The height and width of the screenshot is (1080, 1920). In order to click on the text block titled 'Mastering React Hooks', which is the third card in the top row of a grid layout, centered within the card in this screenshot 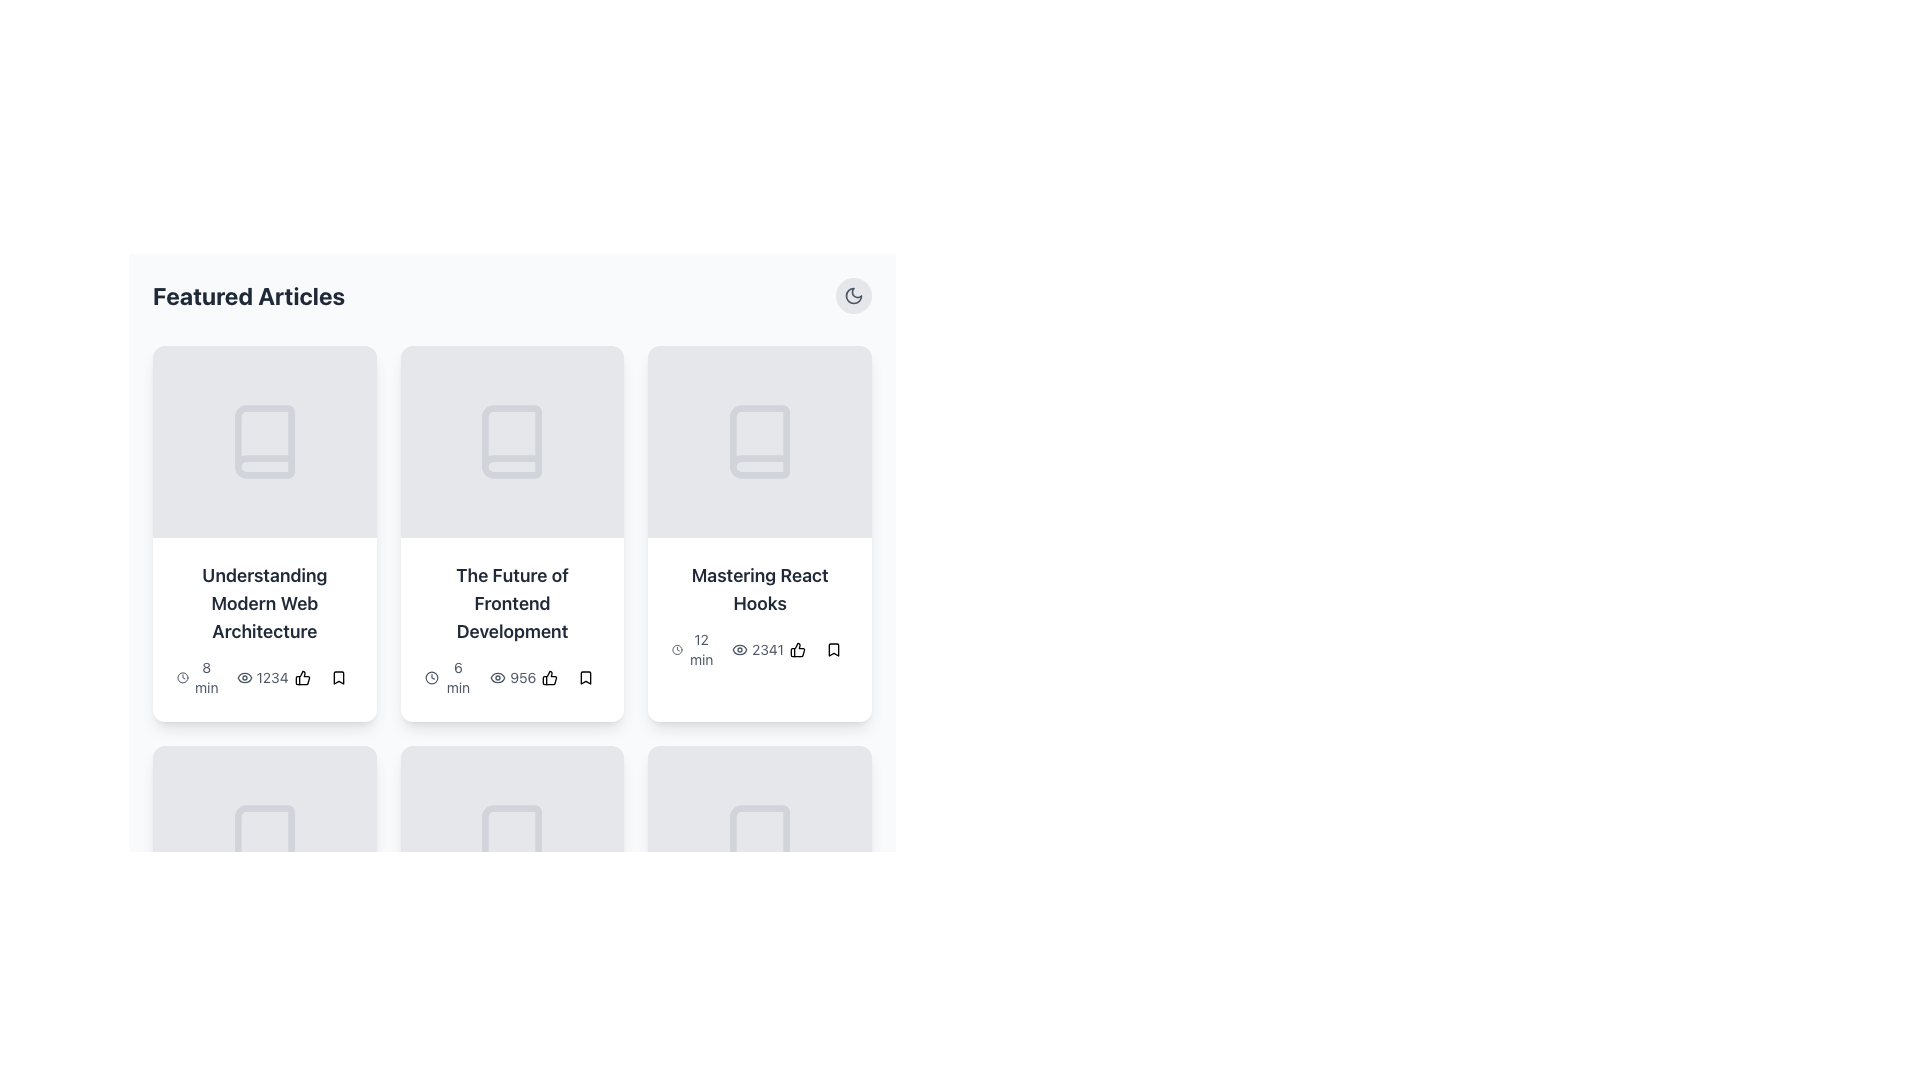, I will do `click(759, 615)`.